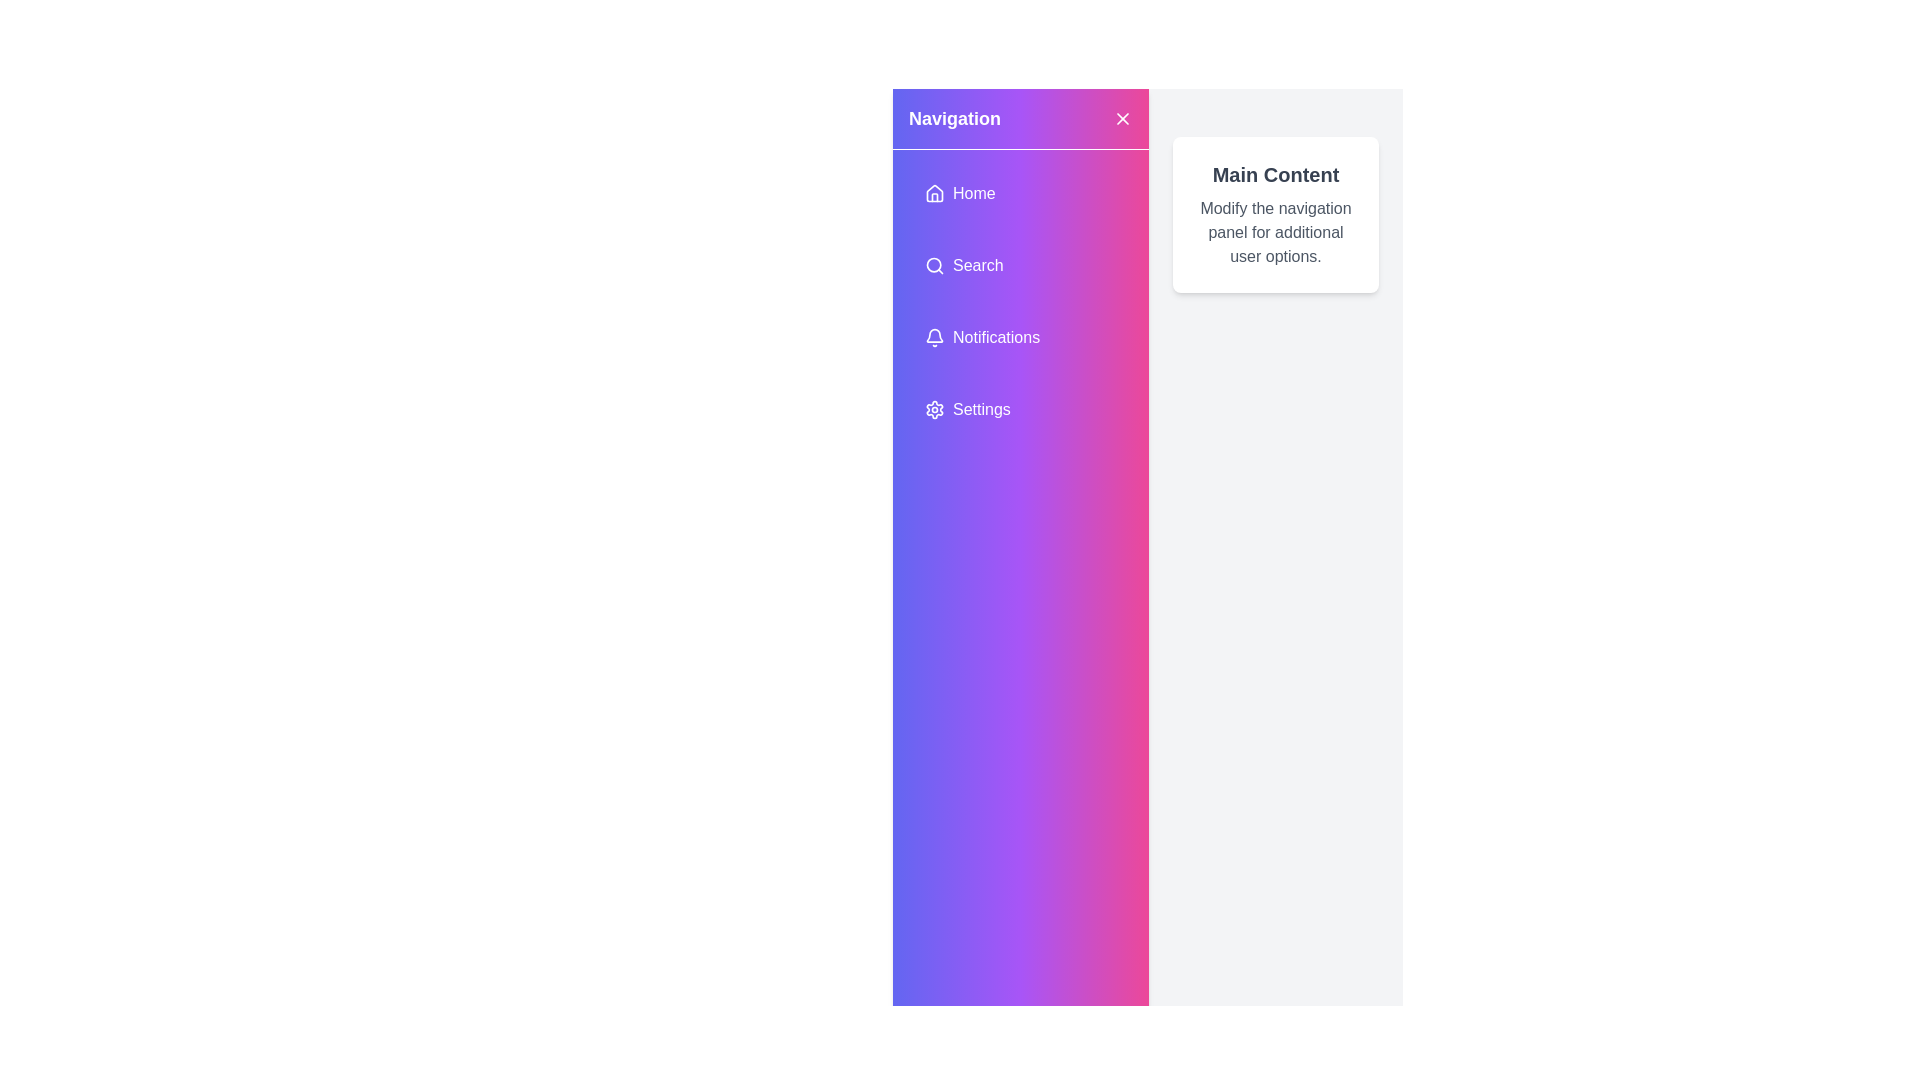  I want to click on the navigation label for the Notifications section, which is located in the vertical navigation bar, third item below 'Search' and above 'Settings', so click(996, 337).